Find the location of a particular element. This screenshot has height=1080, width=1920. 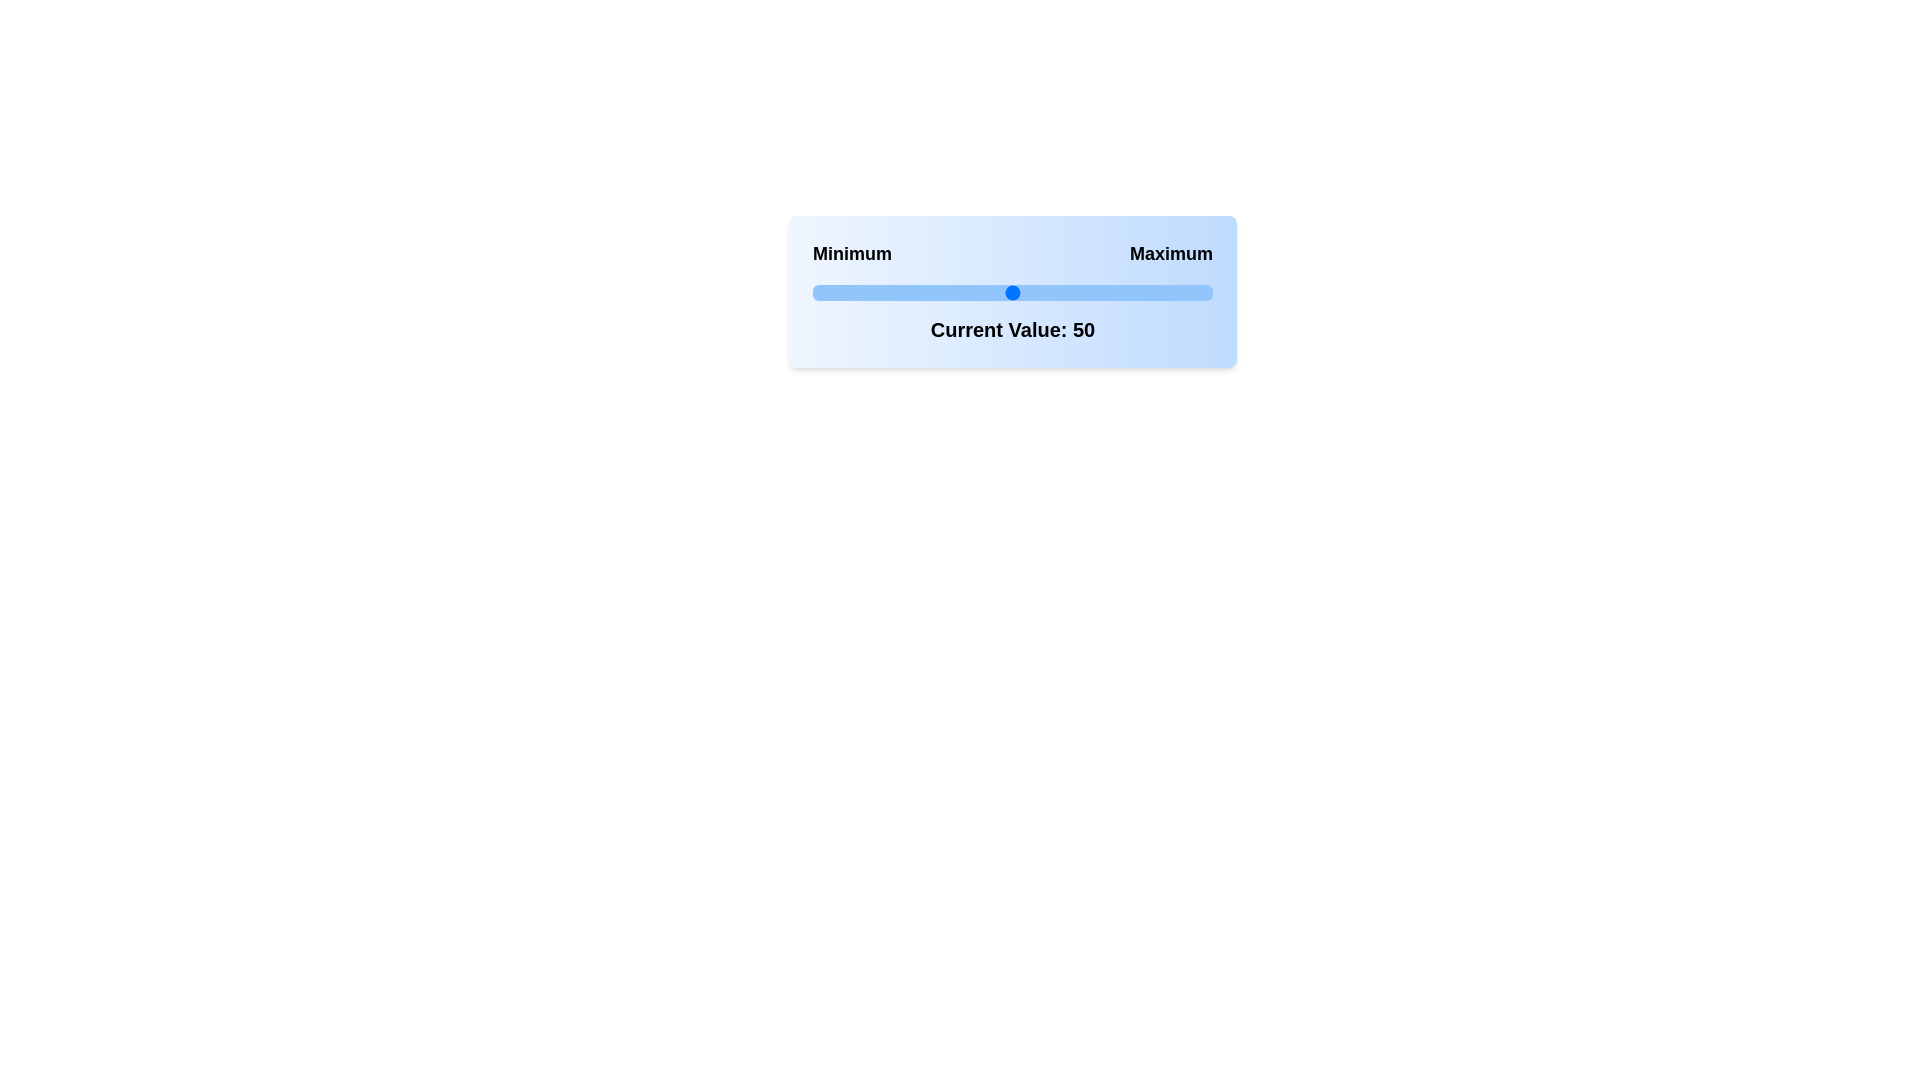

the slider at its current position is located at coordinates (1012, 293).